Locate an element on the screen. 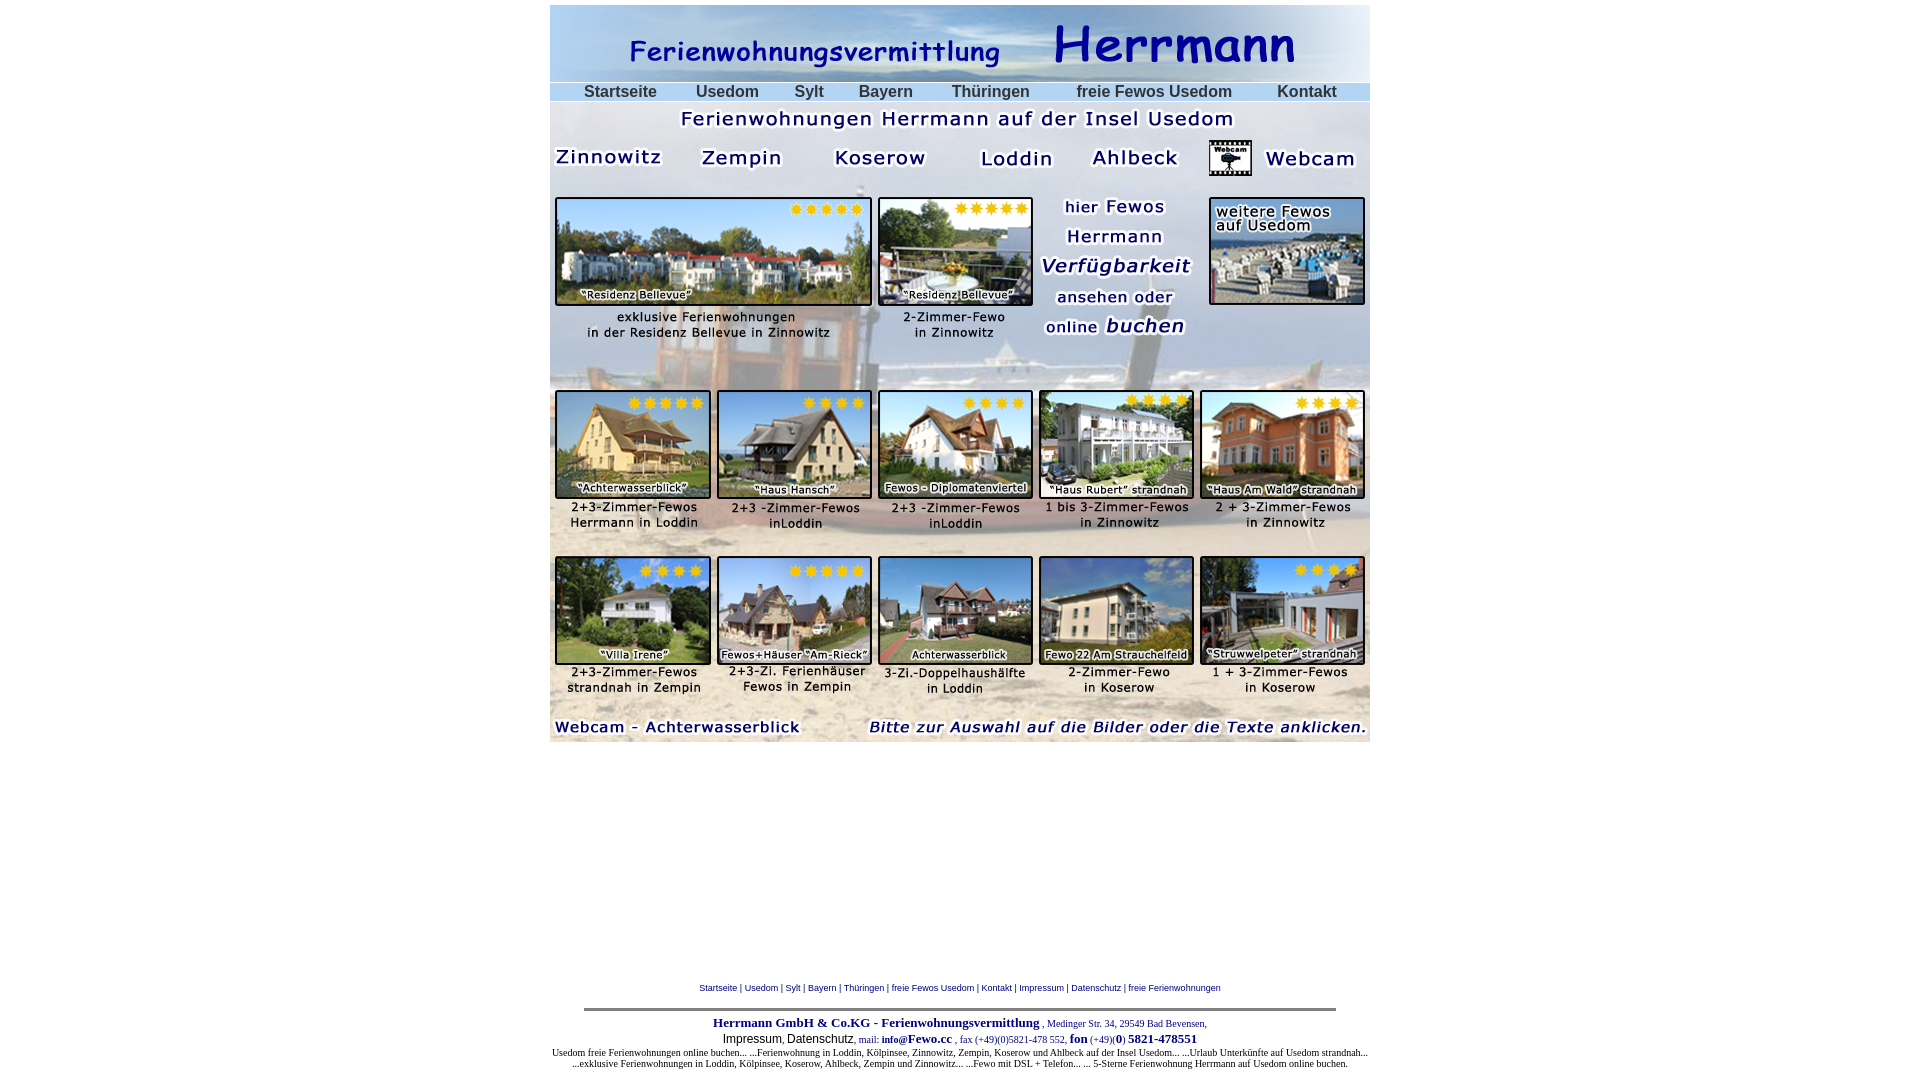 The width and height of the screenshot is (1920, 1080). ' | Datenschutz' is located at coordinates (1091, 986).